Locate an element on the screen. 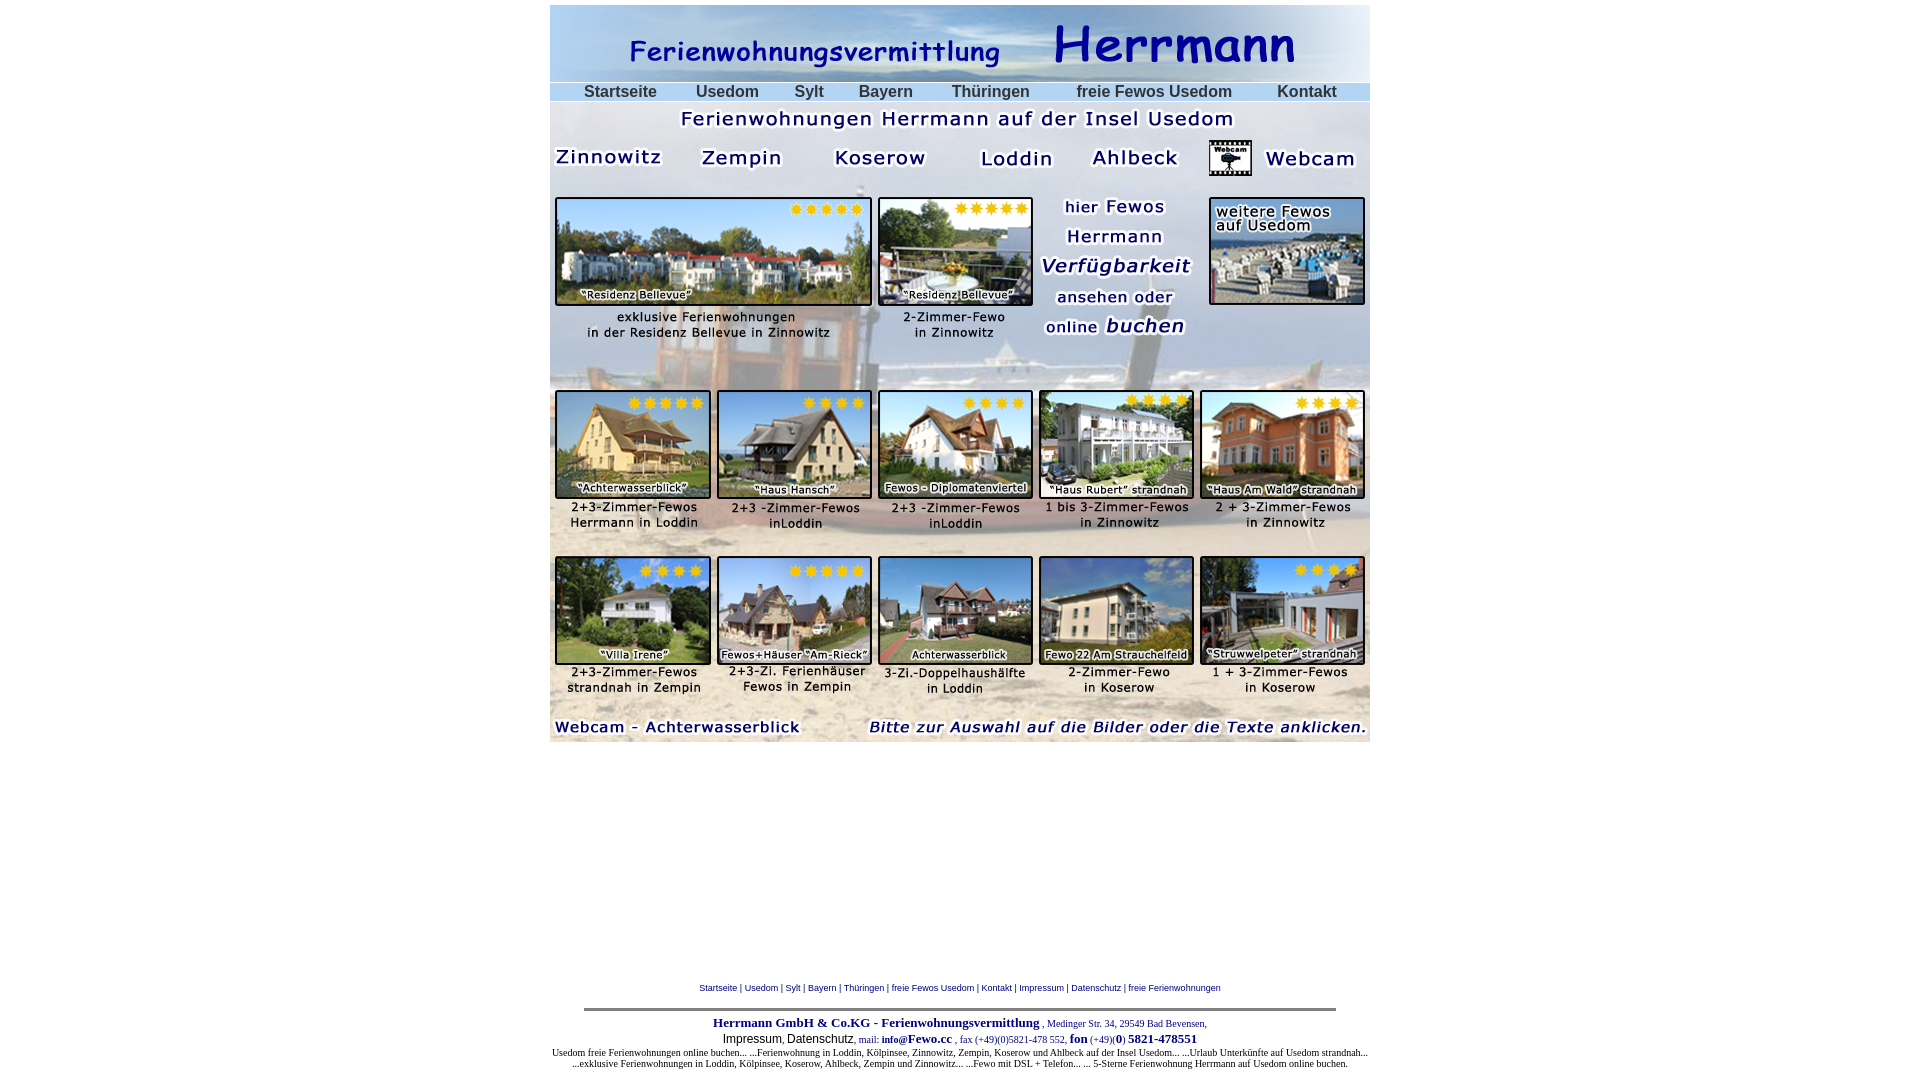 The width and height of the screenshot is (1920, 1080). ' | Datenschutz' is located at coordinates (1091, 986).